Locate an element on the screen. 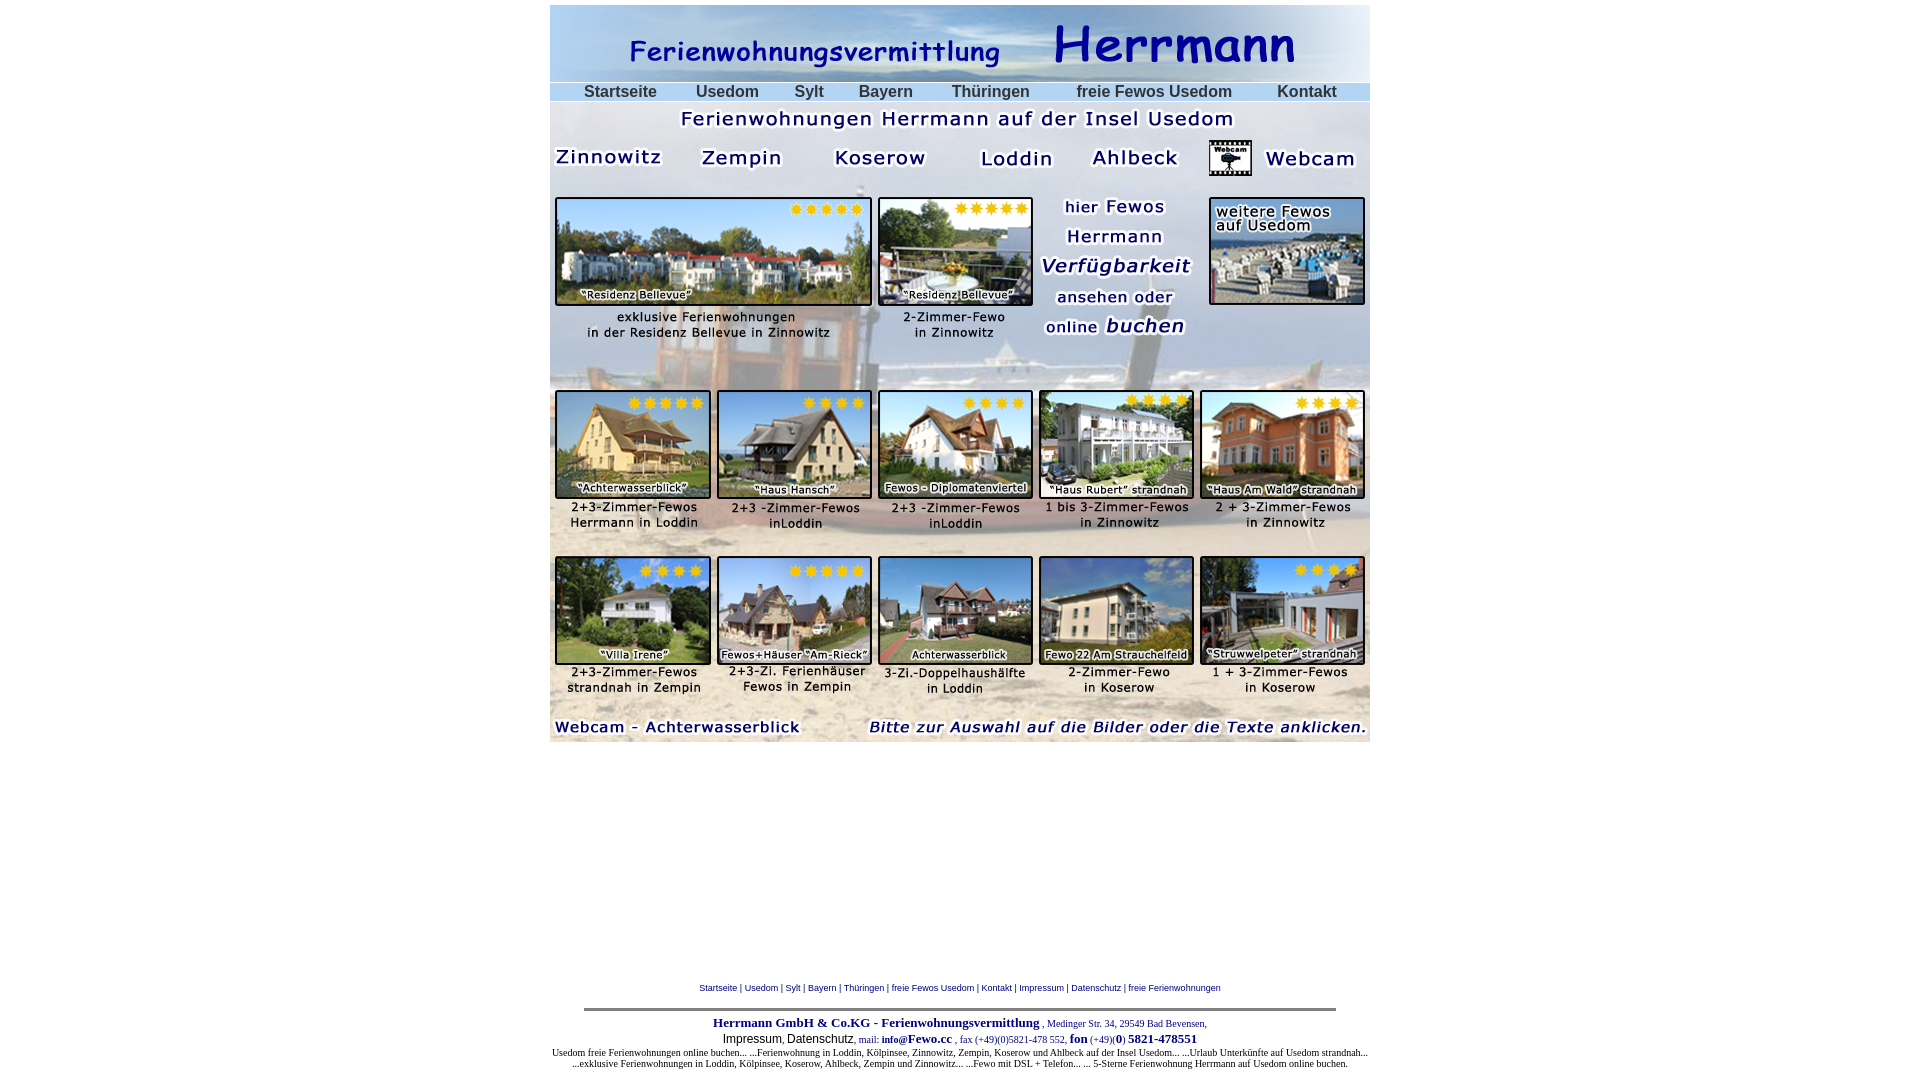 The width and height of the screenshot is (1920, 1080). ' | Datenschutz' is located at coordinates (1091, 986).